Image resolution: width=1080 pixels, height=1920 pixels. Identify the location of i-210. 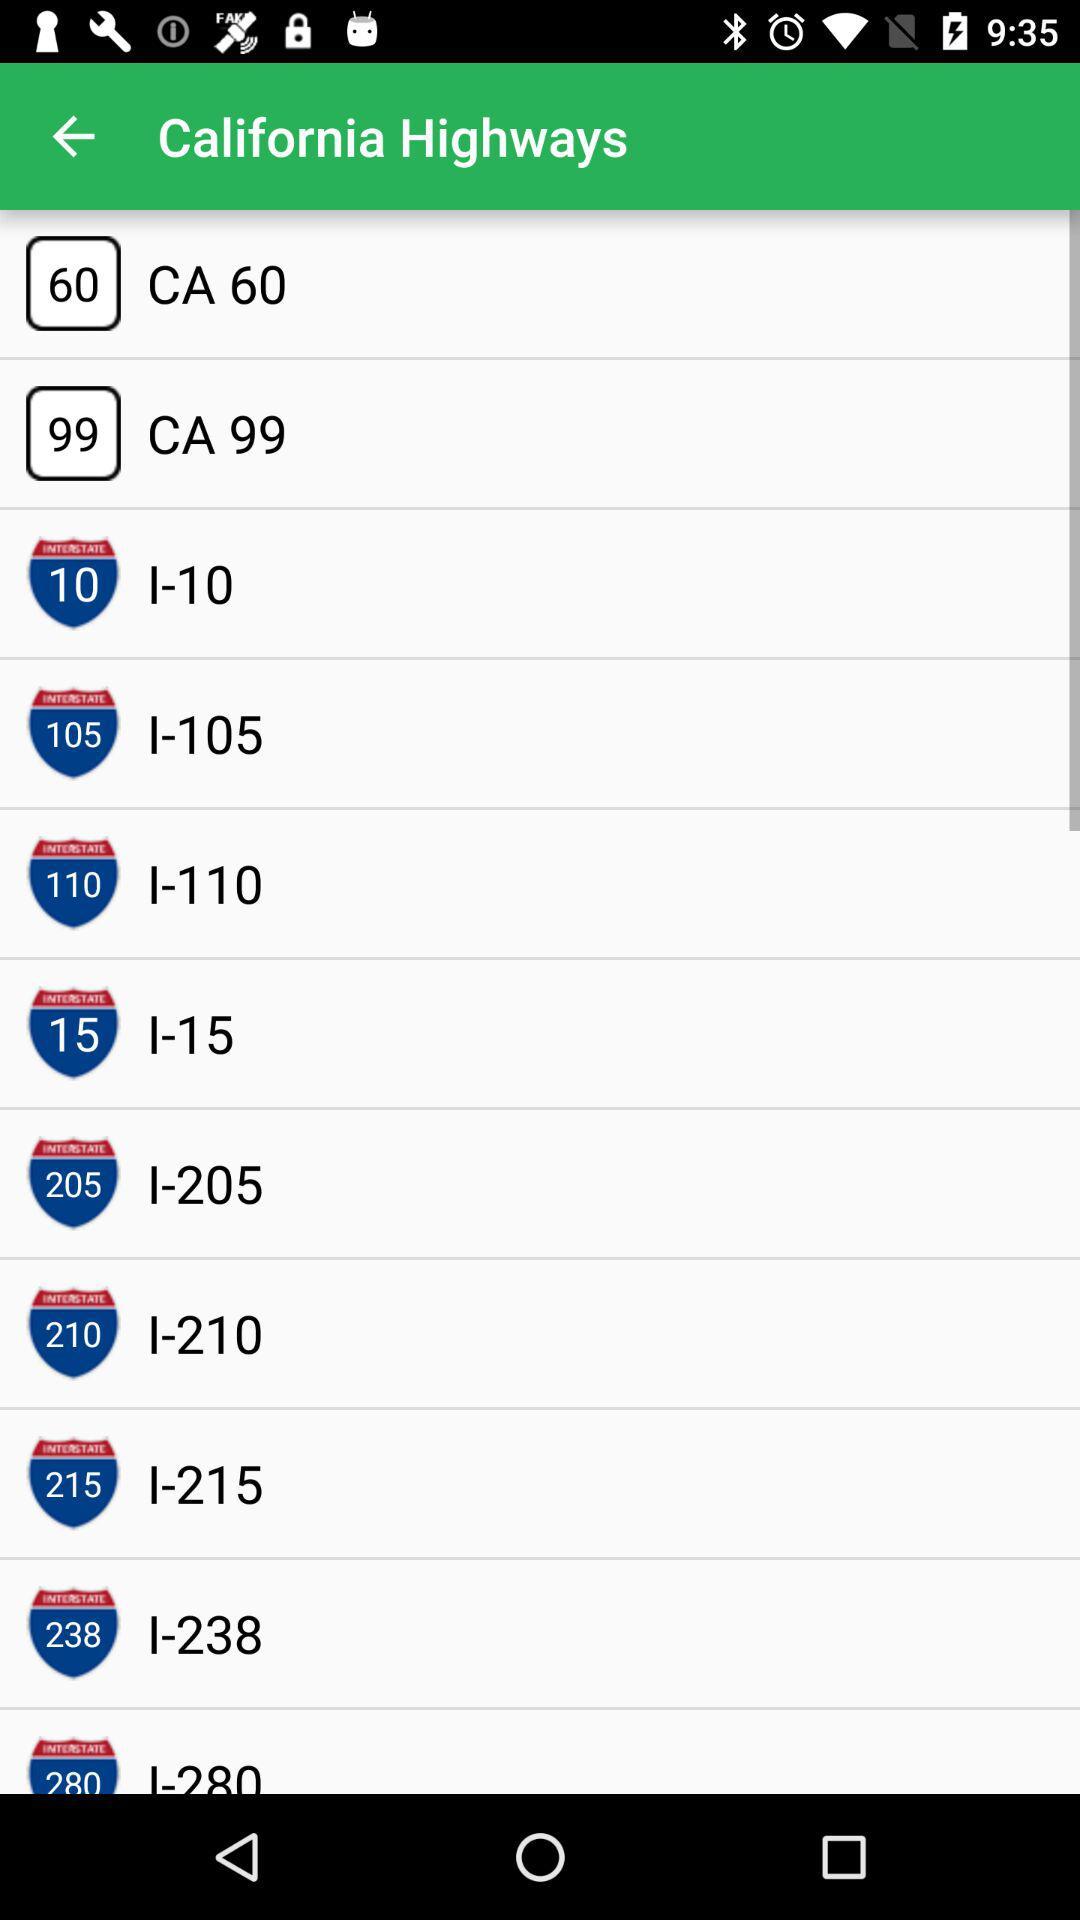
(205, 1333).